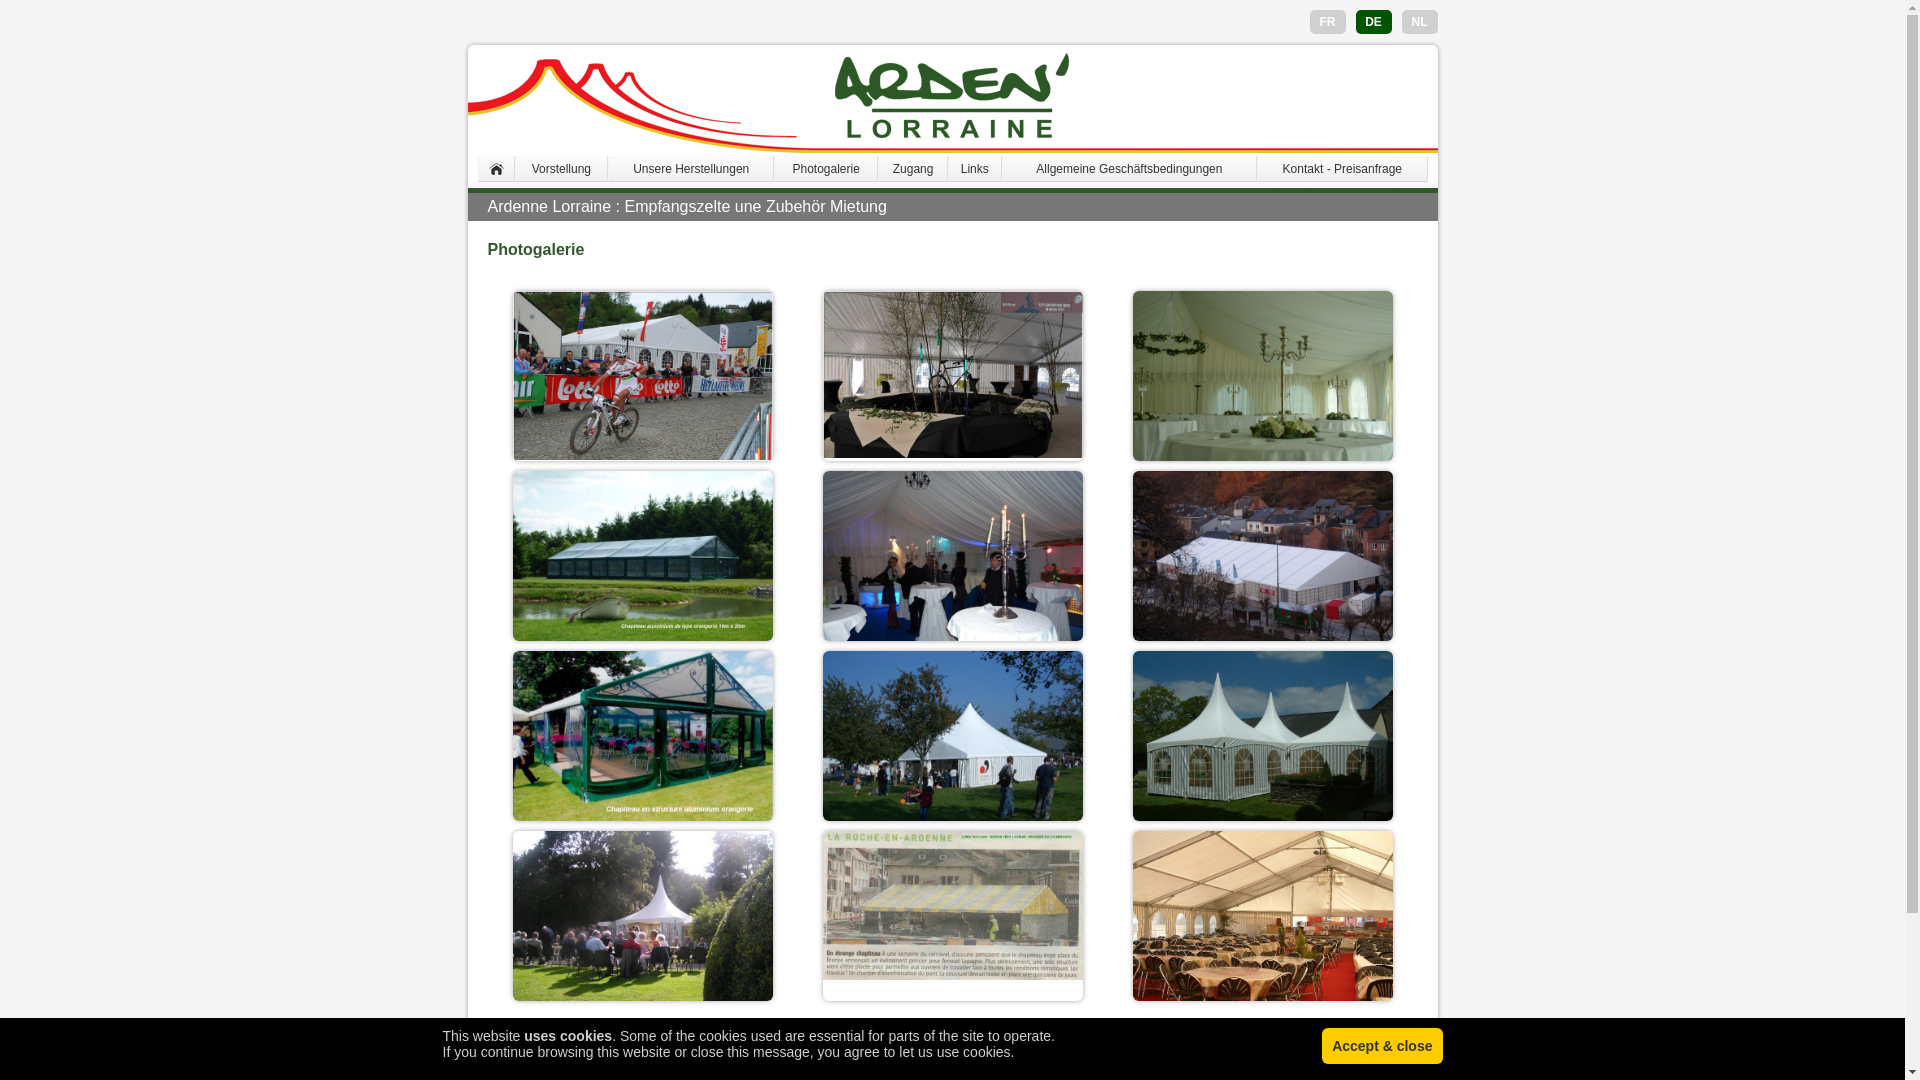  What do you see at coordinates (1372, 22) in the screenshot?
I see `'DE'` at bounding box center [1372, 22].